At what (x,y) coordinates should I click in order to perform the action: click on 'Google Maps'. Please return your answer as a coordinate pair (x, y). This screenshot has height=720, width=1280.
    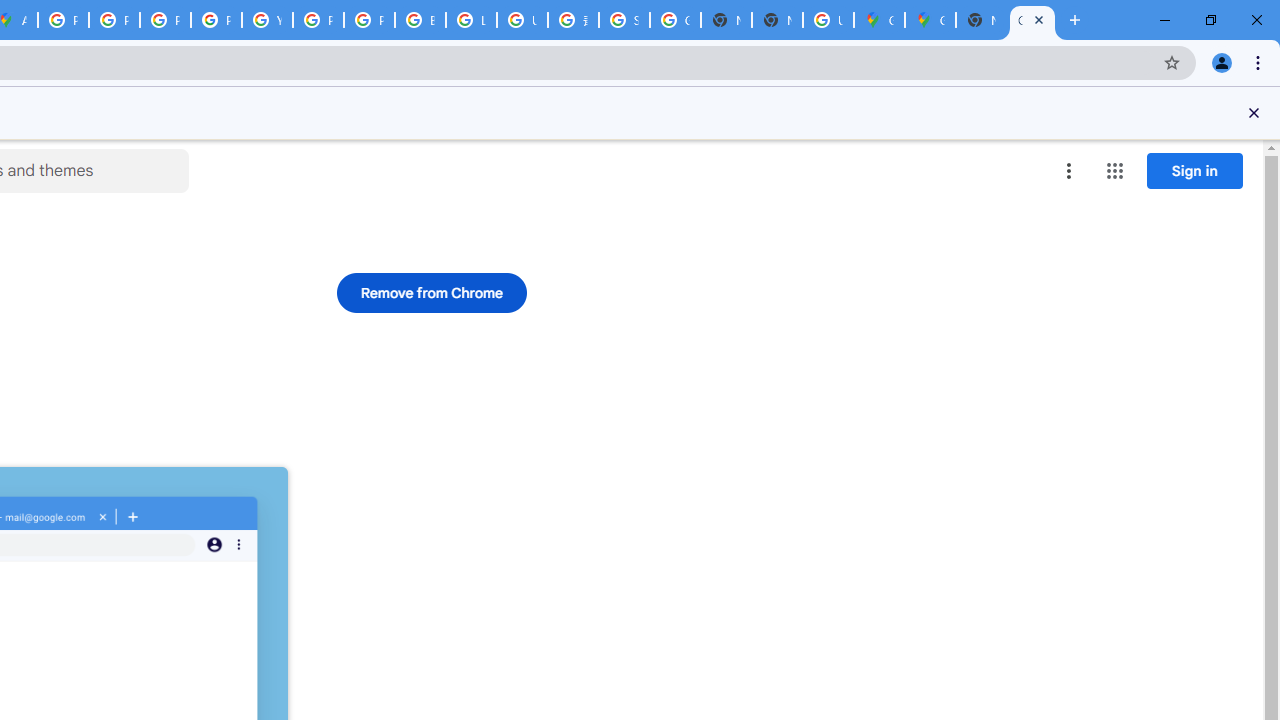
    Looking at the image, I should click on (879, 20).